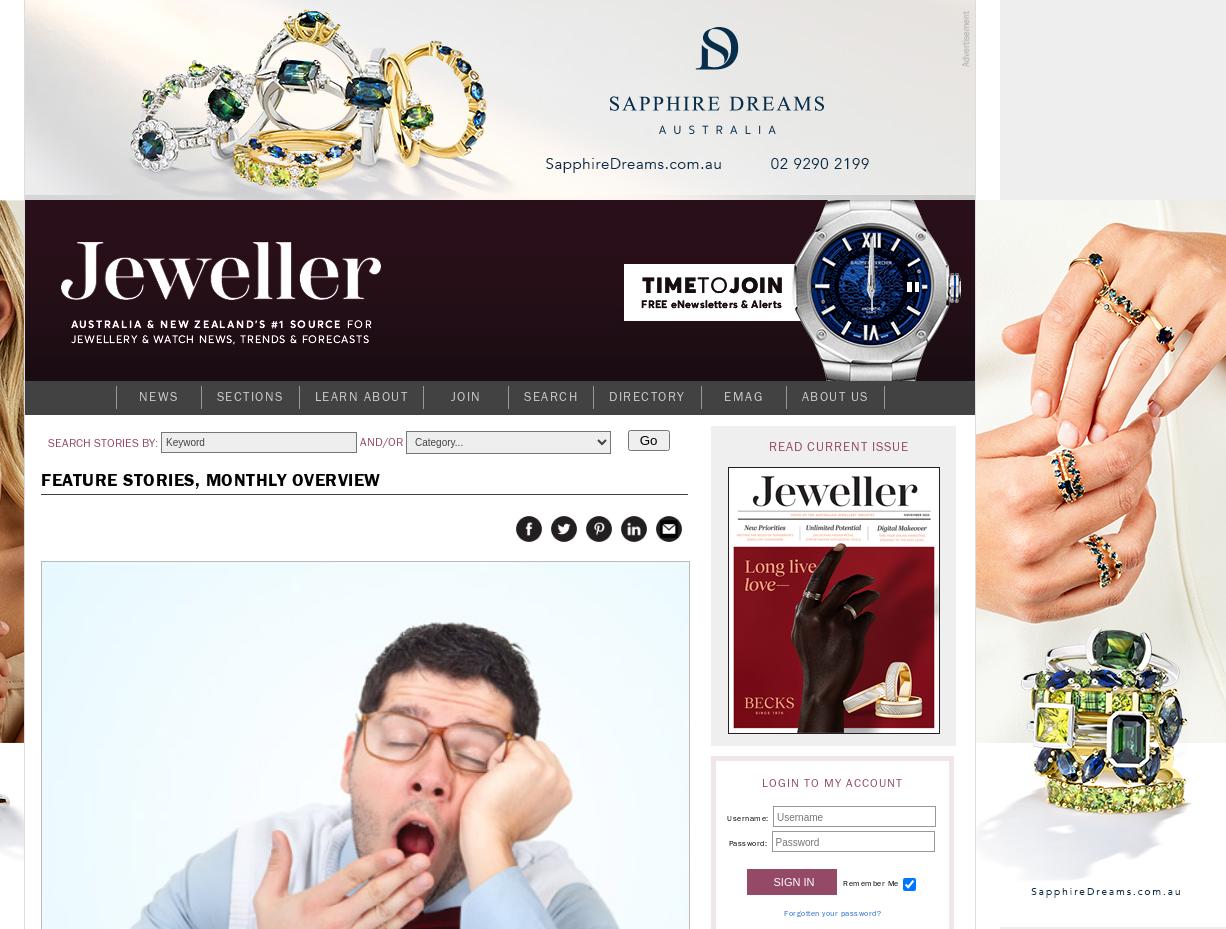 The height and width of the screenshot is (929, 1226). Describe the element at coordinates (870, 883) in the screenshot. I see `'Remember Me'` at that location.